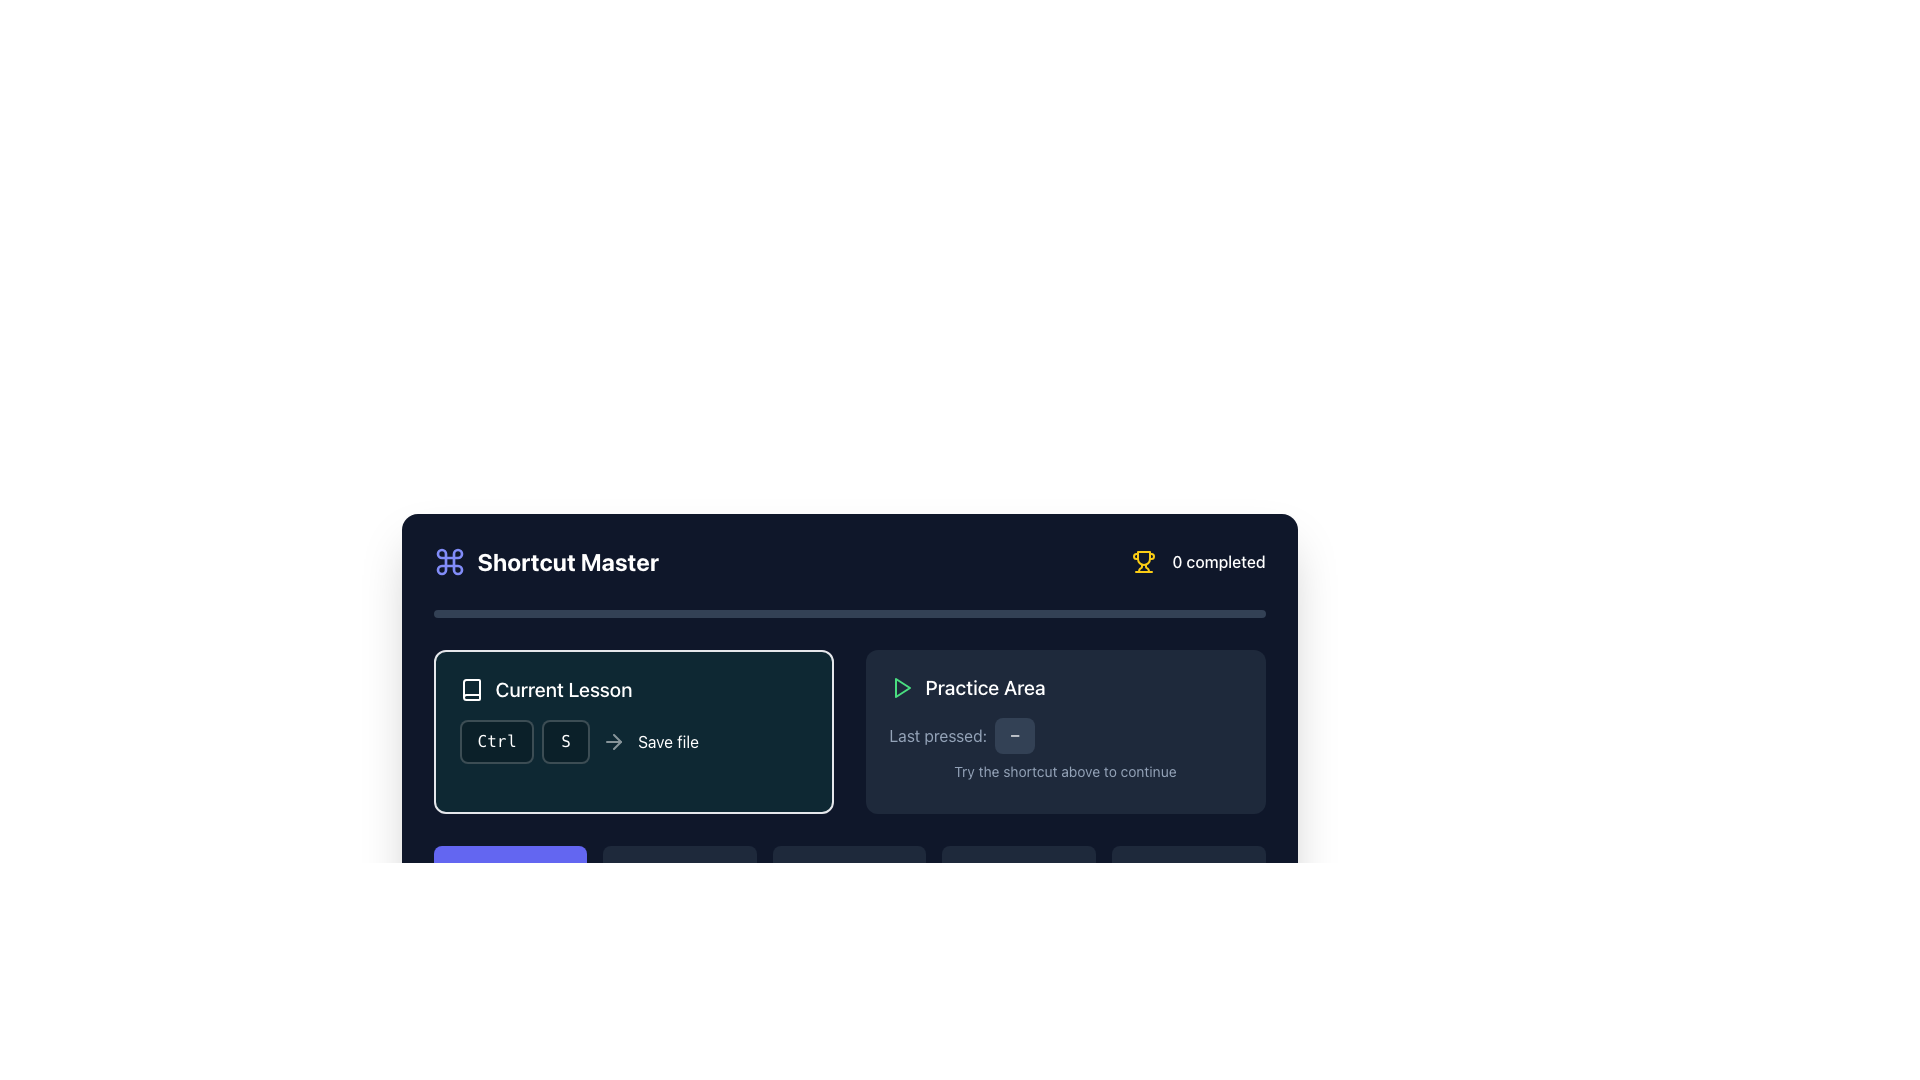 The image size is (1920, 1080). I want to click on the triangular play button icon located in the 'Practice Area' section of the application interface, so click(901, 686).